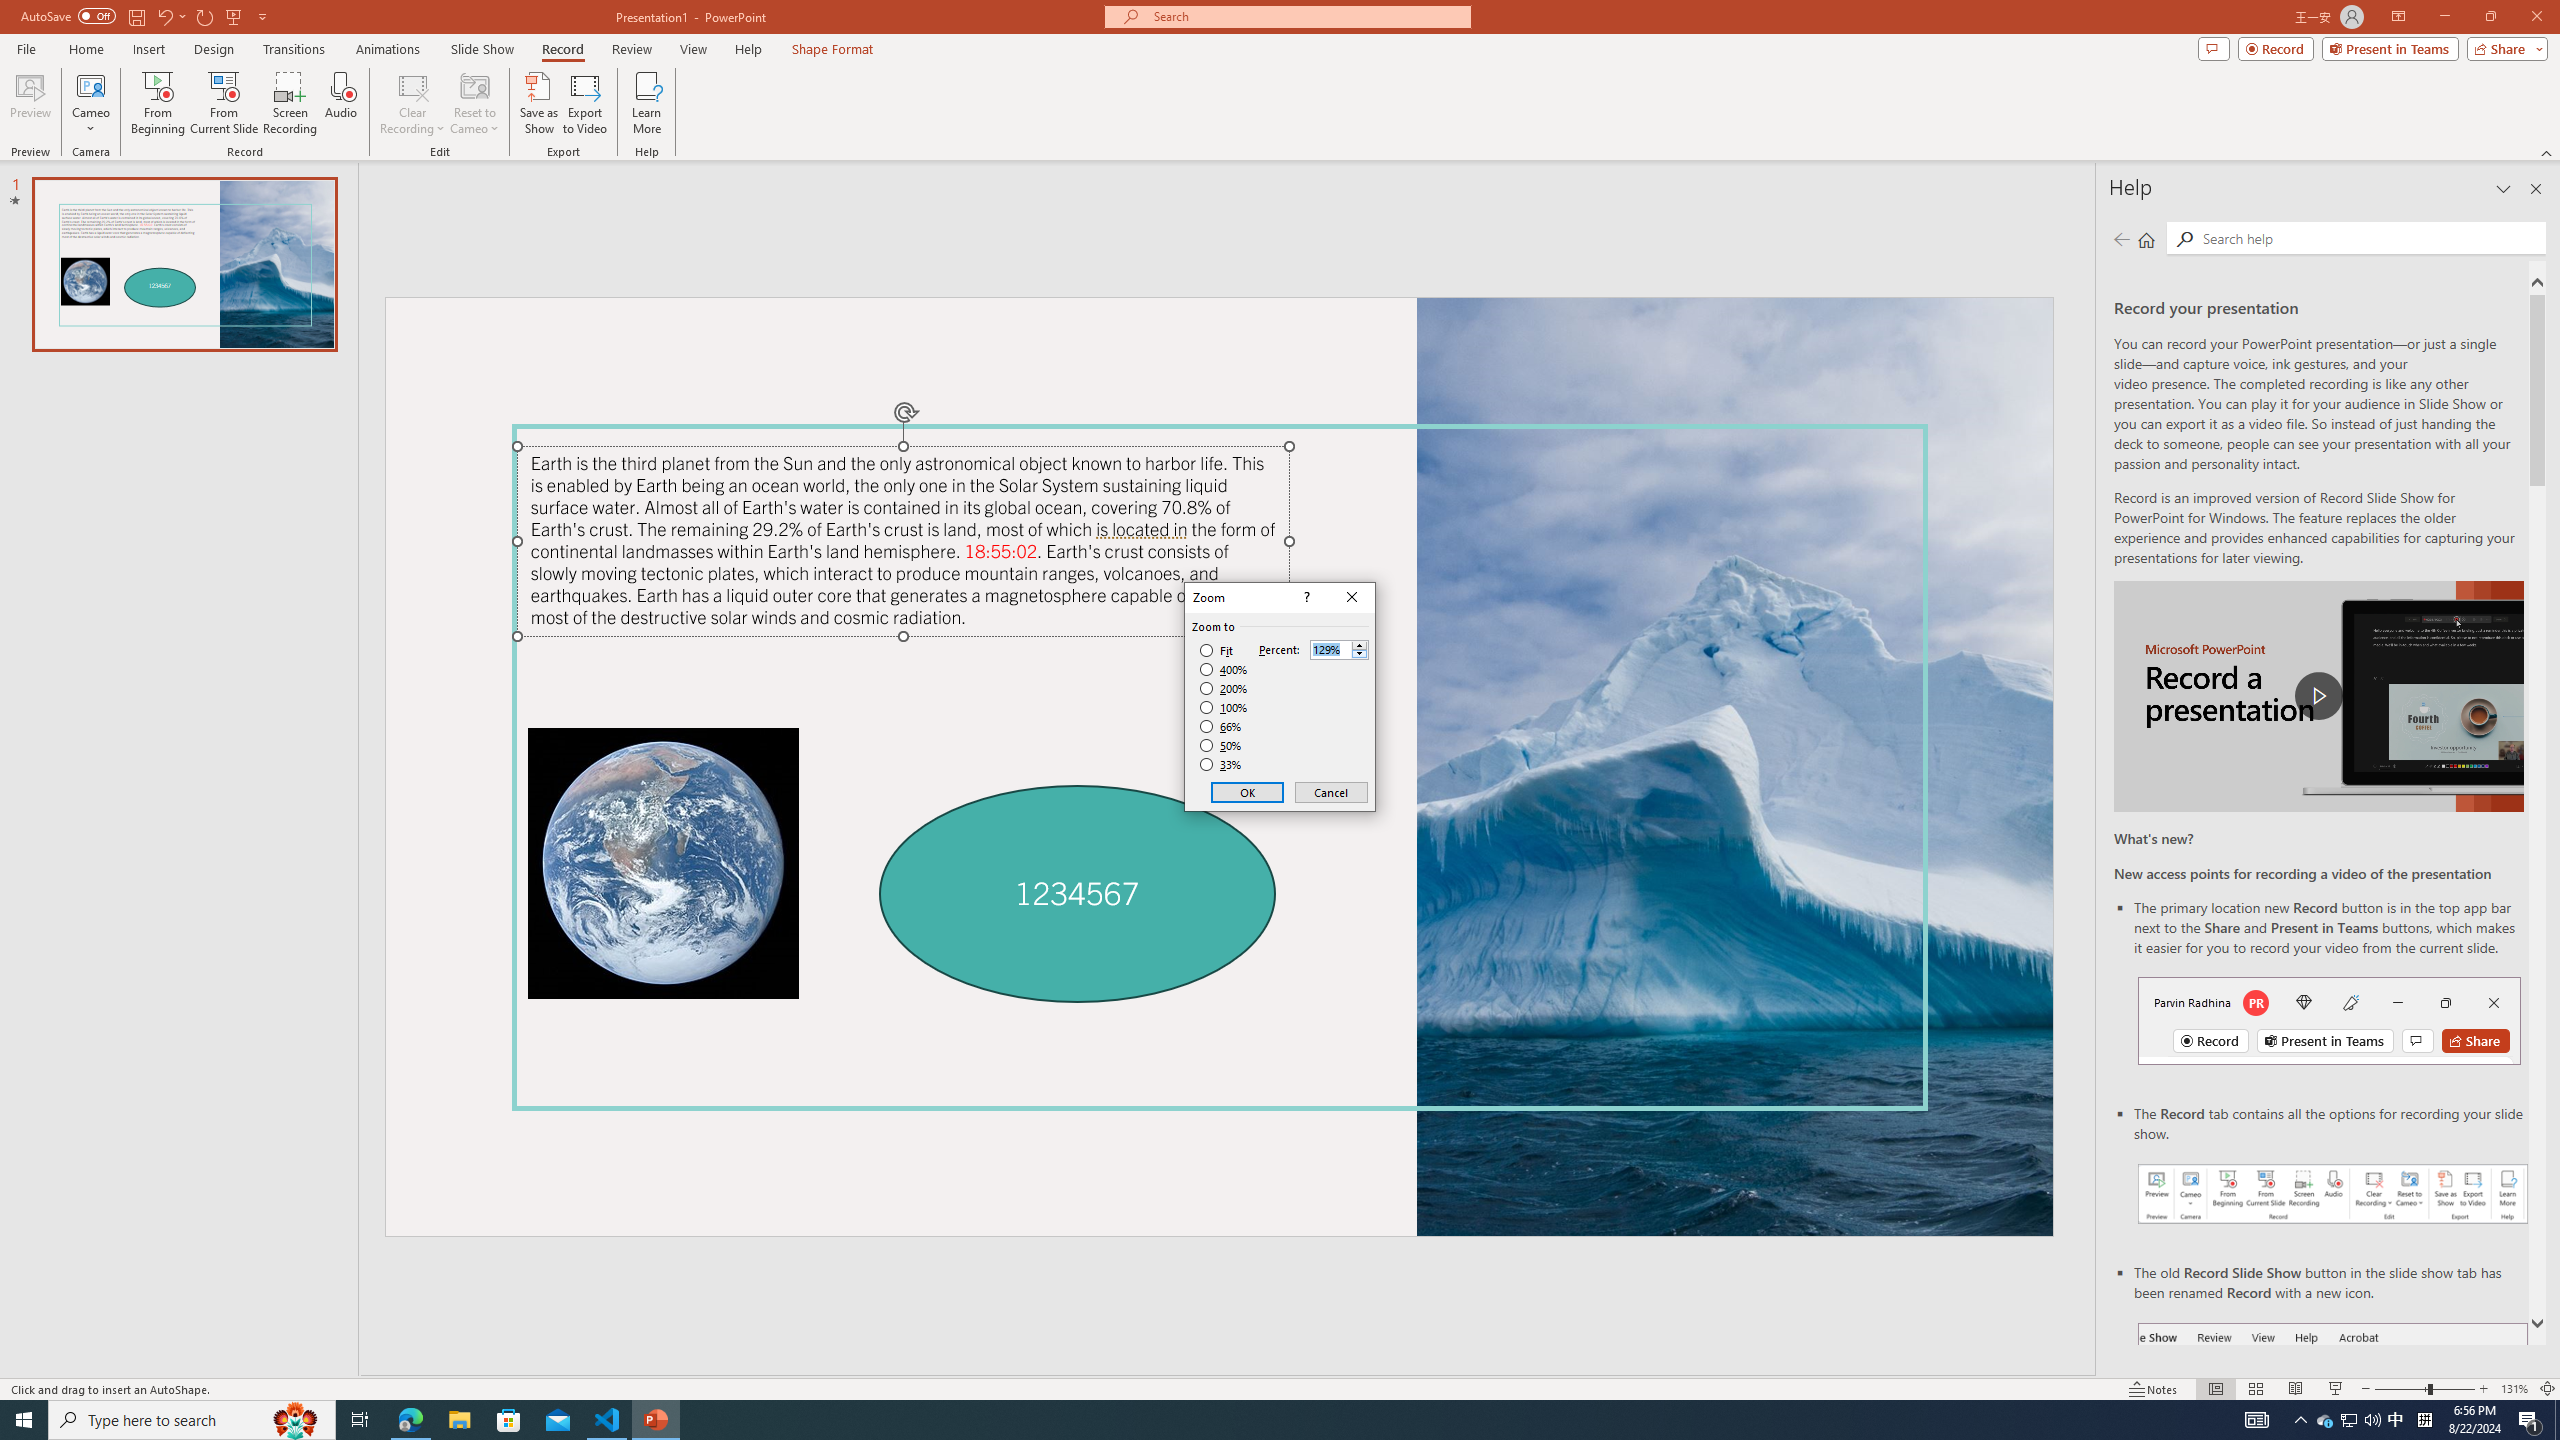  What do you see at coordinates (1304, 597) in the screenshot?
I see `'Context help'` at bounding box center [1304, 597].